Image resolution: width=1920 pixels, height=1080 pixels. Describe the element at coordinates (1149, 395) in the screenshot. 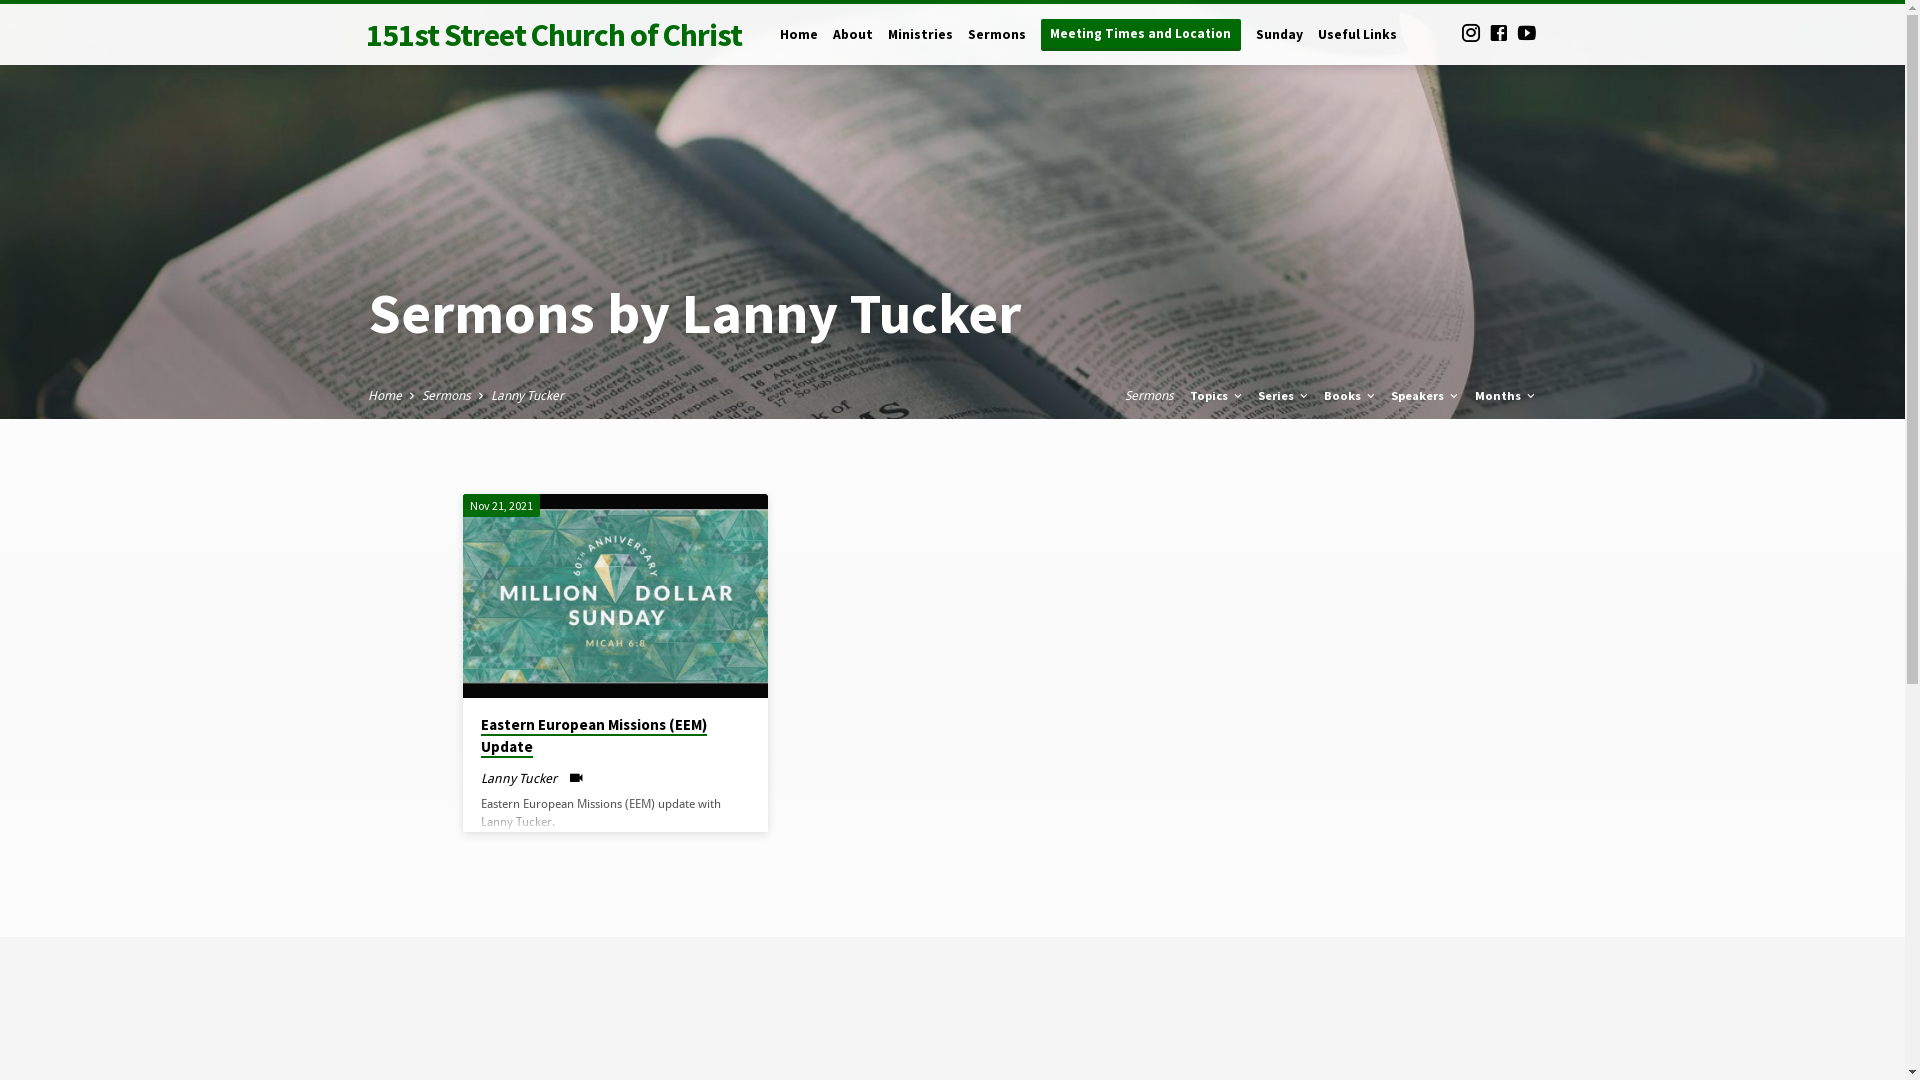

I see `'Sermons'` at that location.